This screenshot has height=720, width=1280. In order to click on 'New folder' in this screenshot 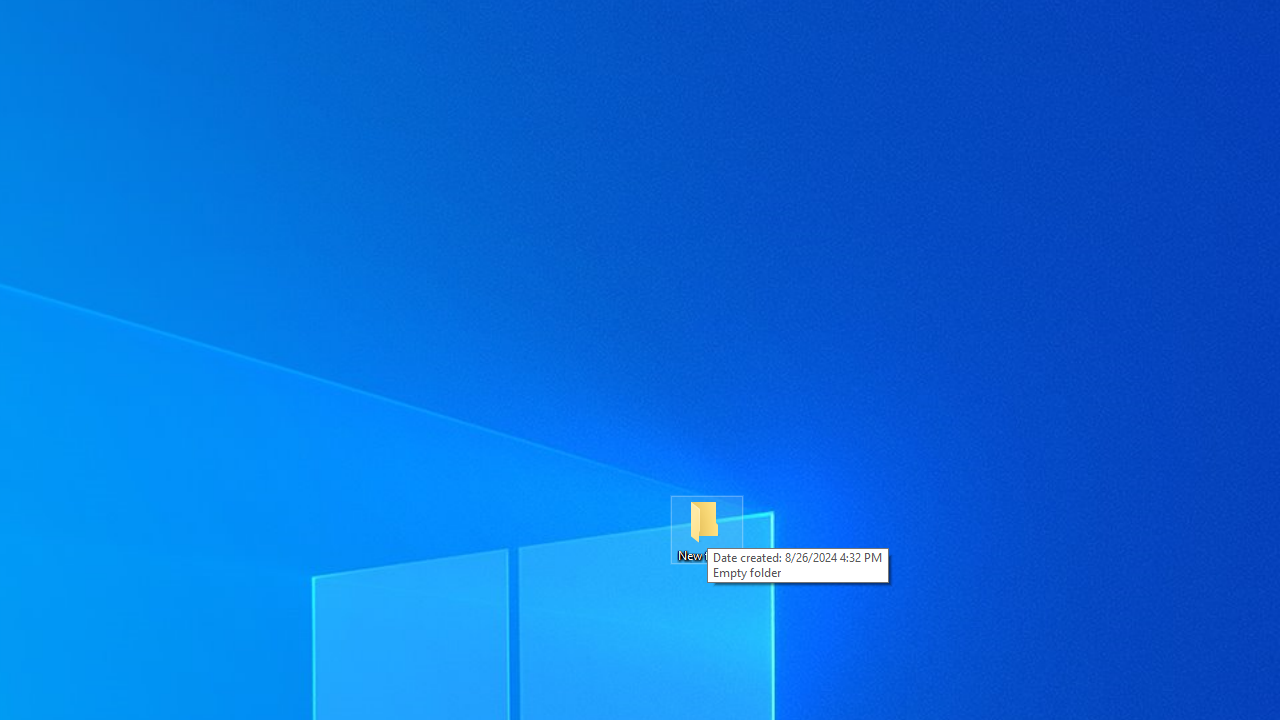, I will do `click(706, 529)`.